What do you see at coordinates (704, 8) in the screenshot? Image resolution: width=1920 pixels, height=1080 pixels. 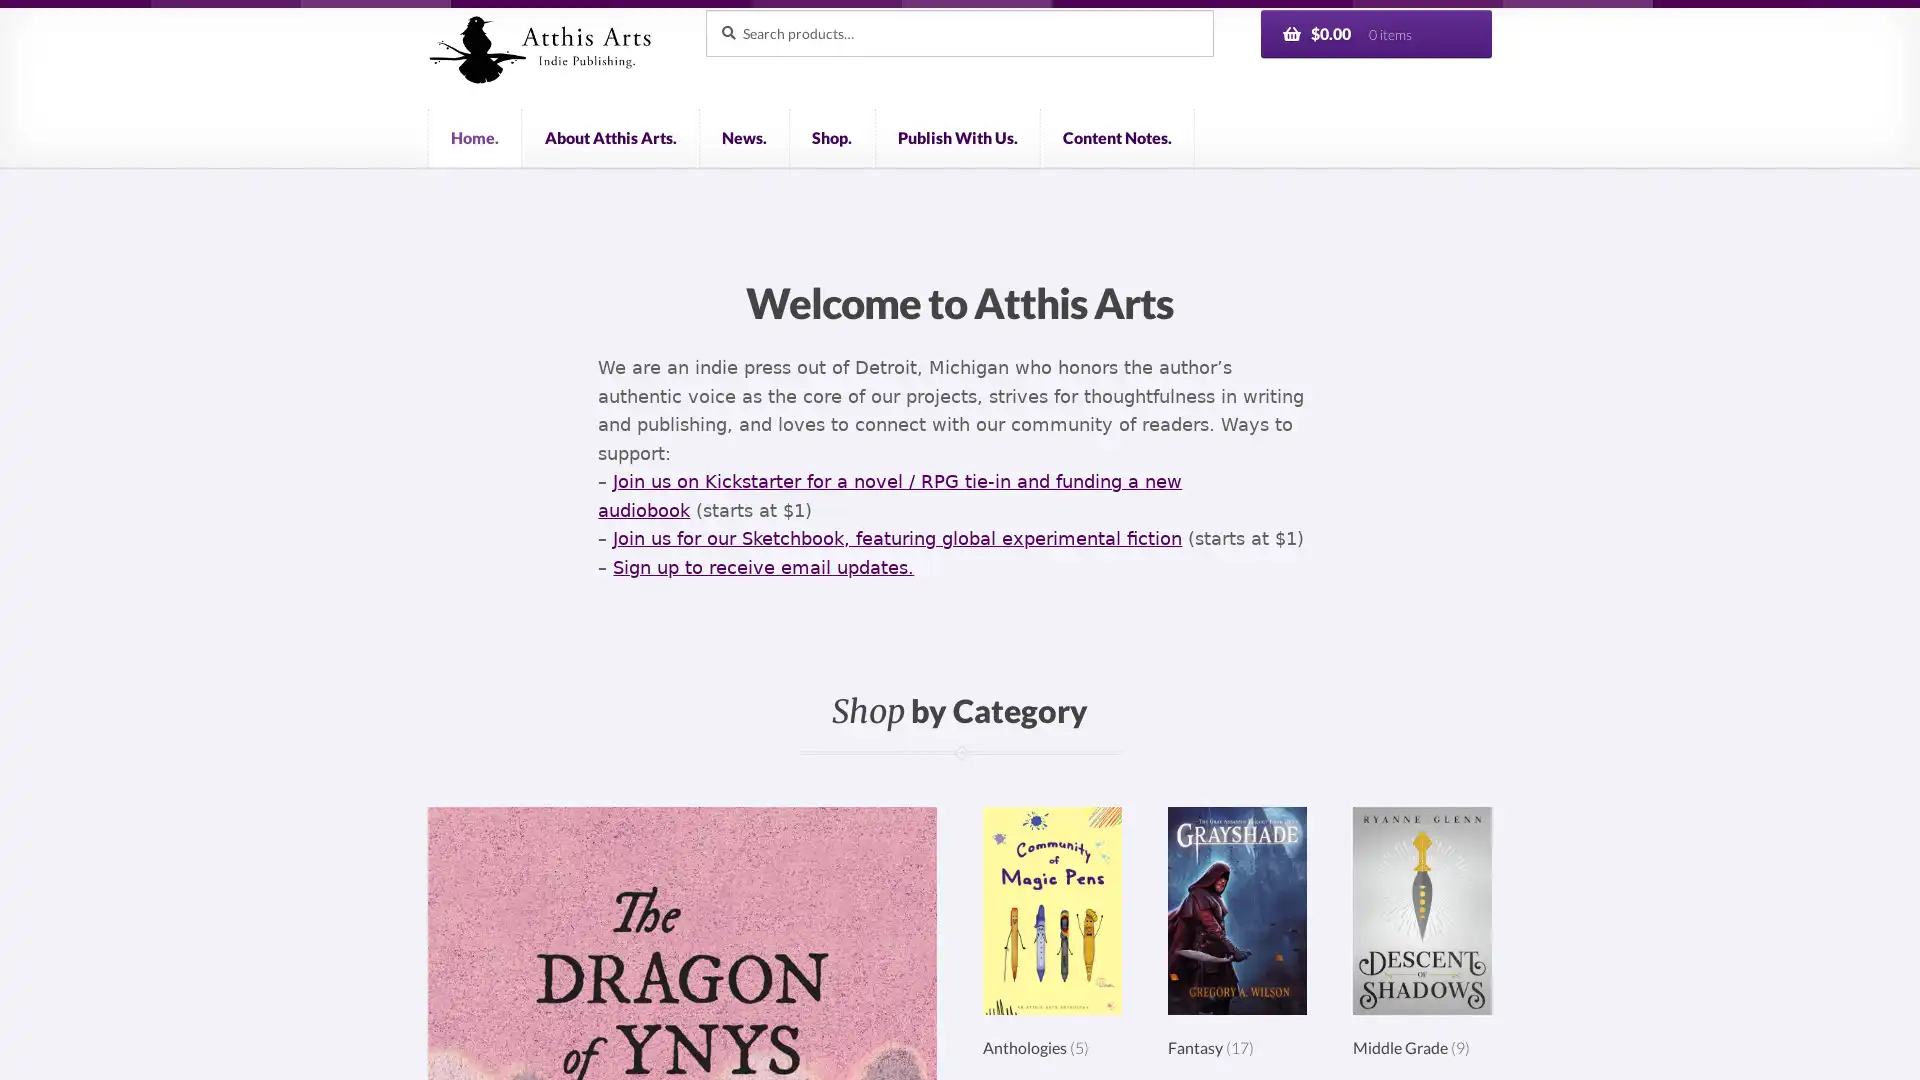 I see `Search` at bounding box center [704, 8].